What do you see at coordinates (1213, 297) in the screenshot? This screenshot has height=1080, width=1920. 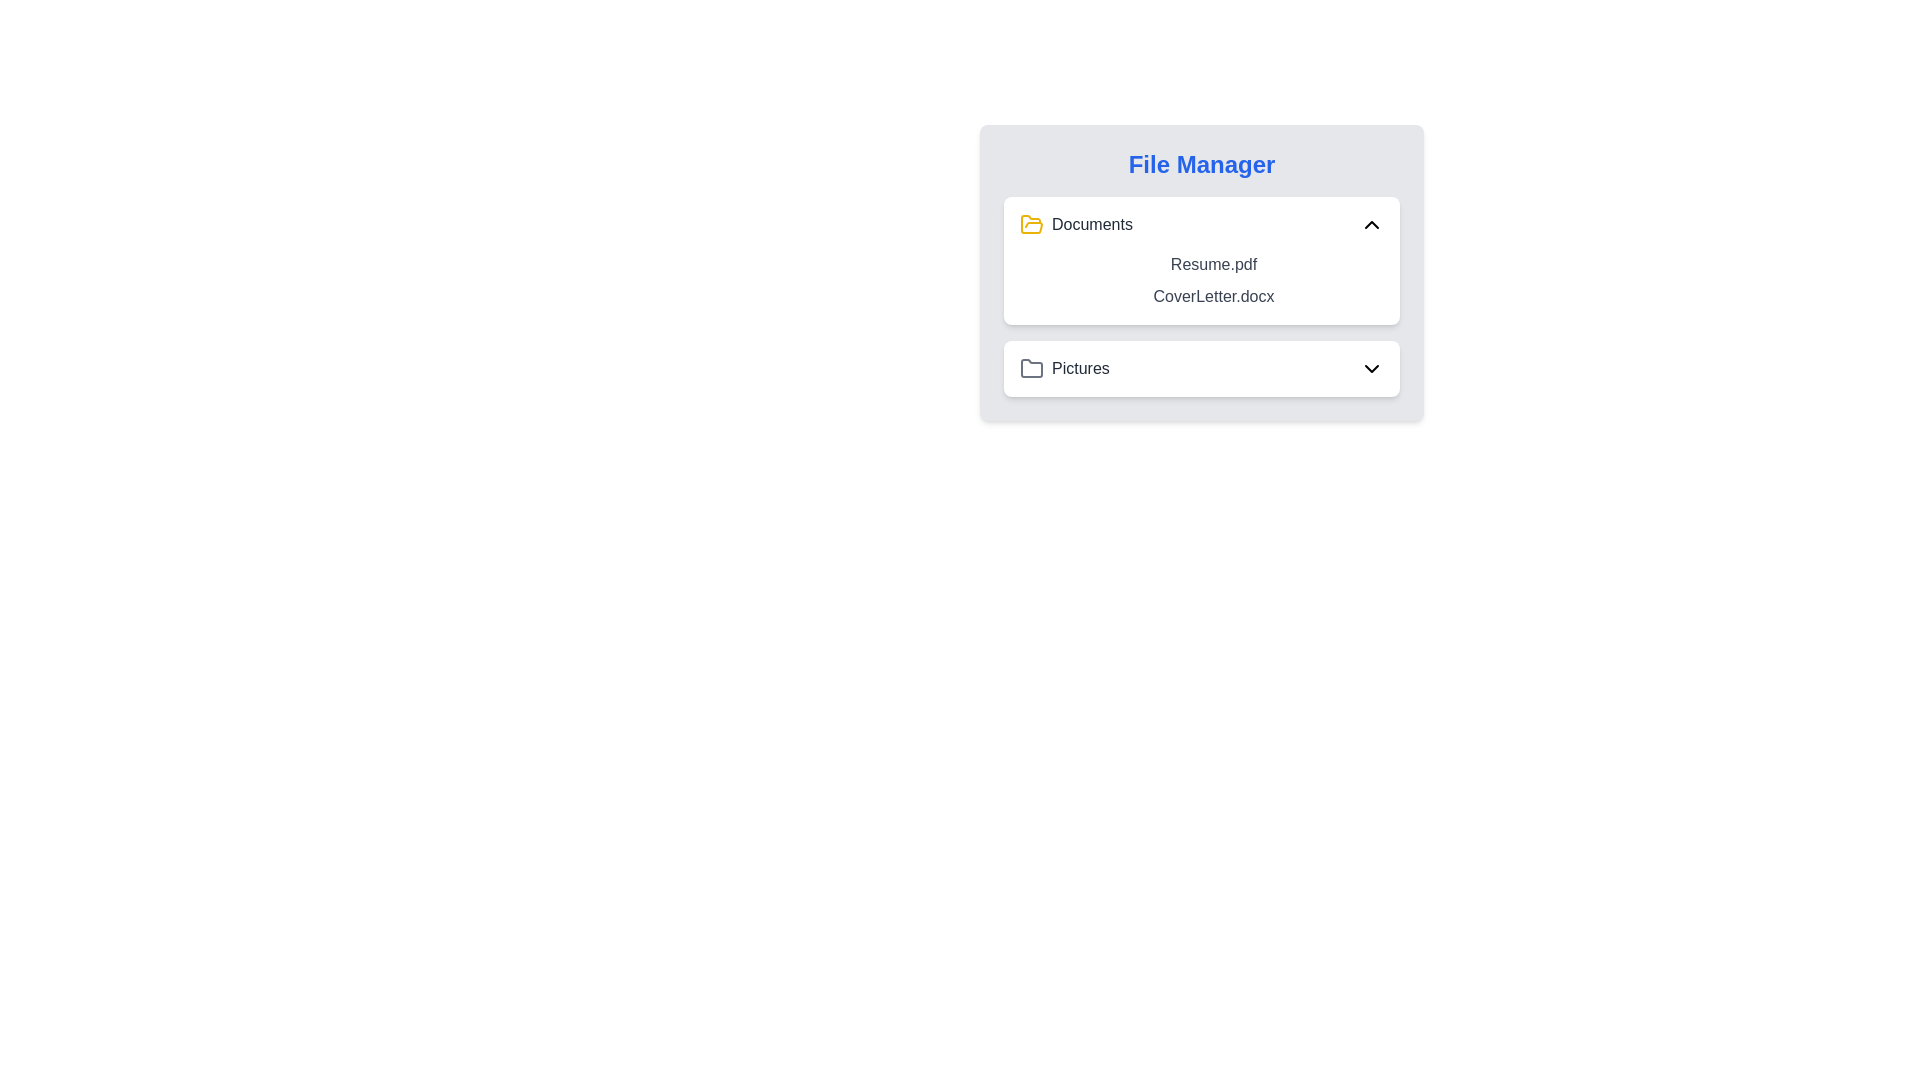 I see `the text label 'CoverLetter.docx'` at bounding box center [1213, 297].